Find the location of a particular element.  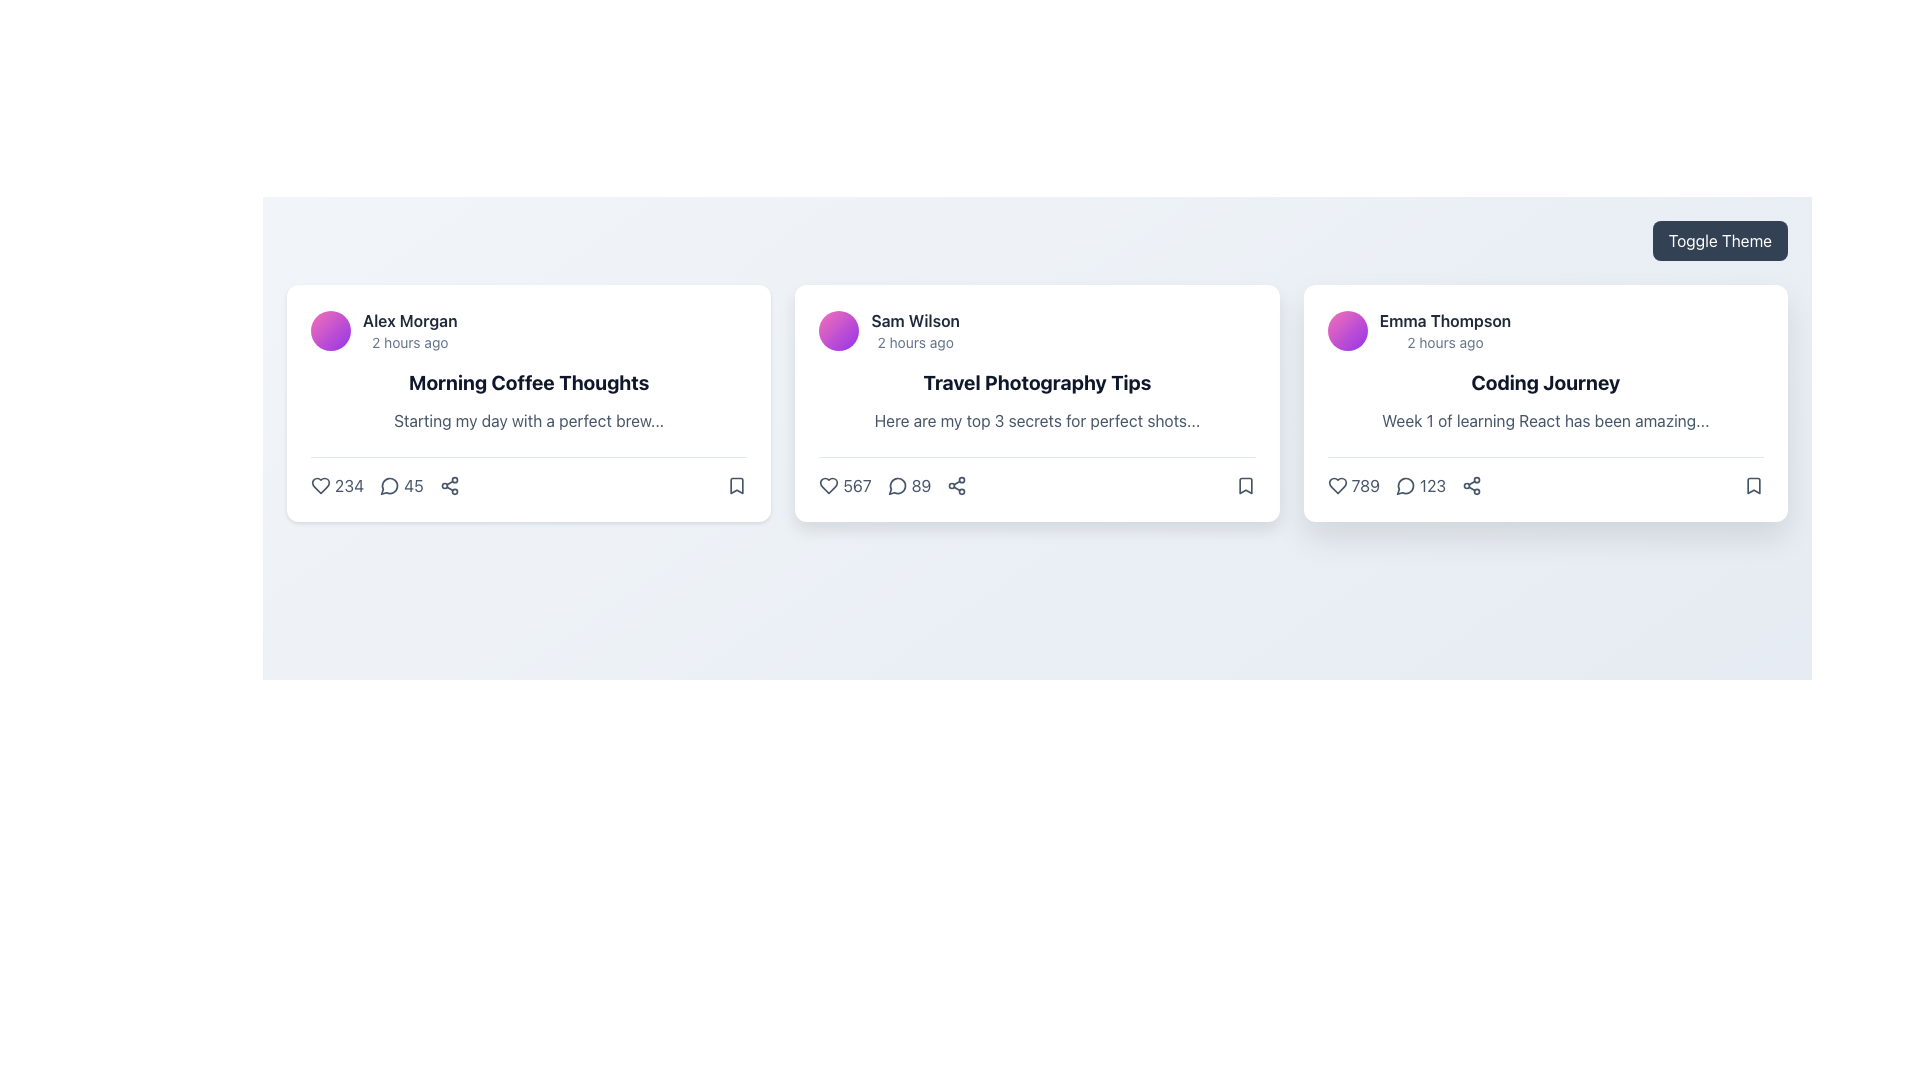

the heart-shaped icon-text combination button indicating a like or favorite with the count '234' in the bottom section of the 'Morning Coffee Thoughts' card by Alex Morgan is located at coordinates (336, 486).